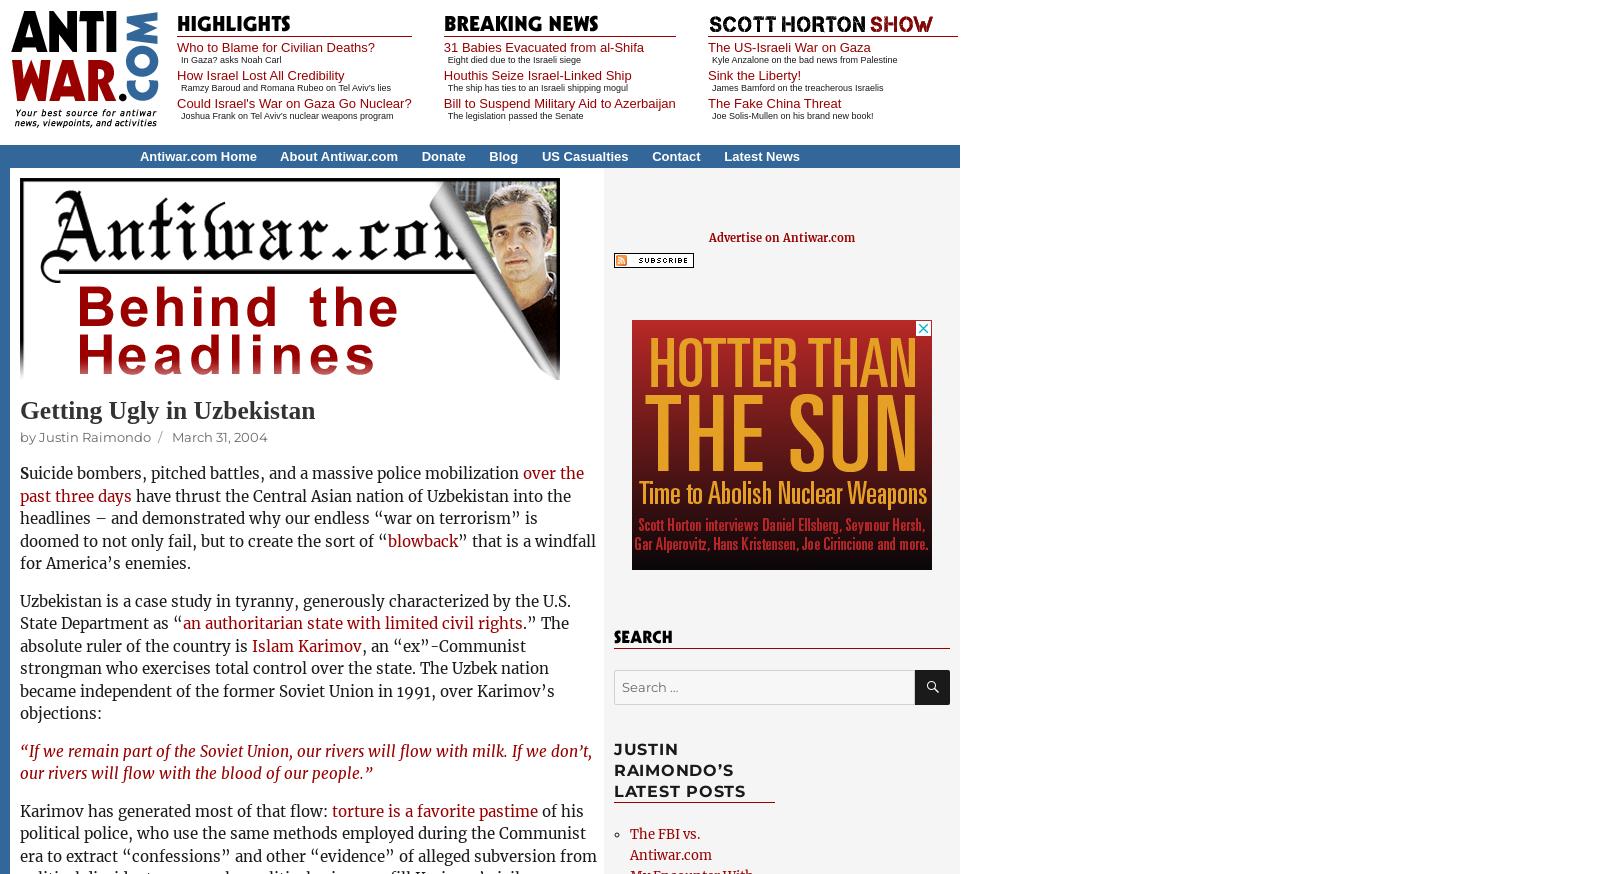  What do you see at coordinates (260, 75) in the screenshot?
I see `'How Israel Lost All Credibility'` at bounding box center [260, 75].